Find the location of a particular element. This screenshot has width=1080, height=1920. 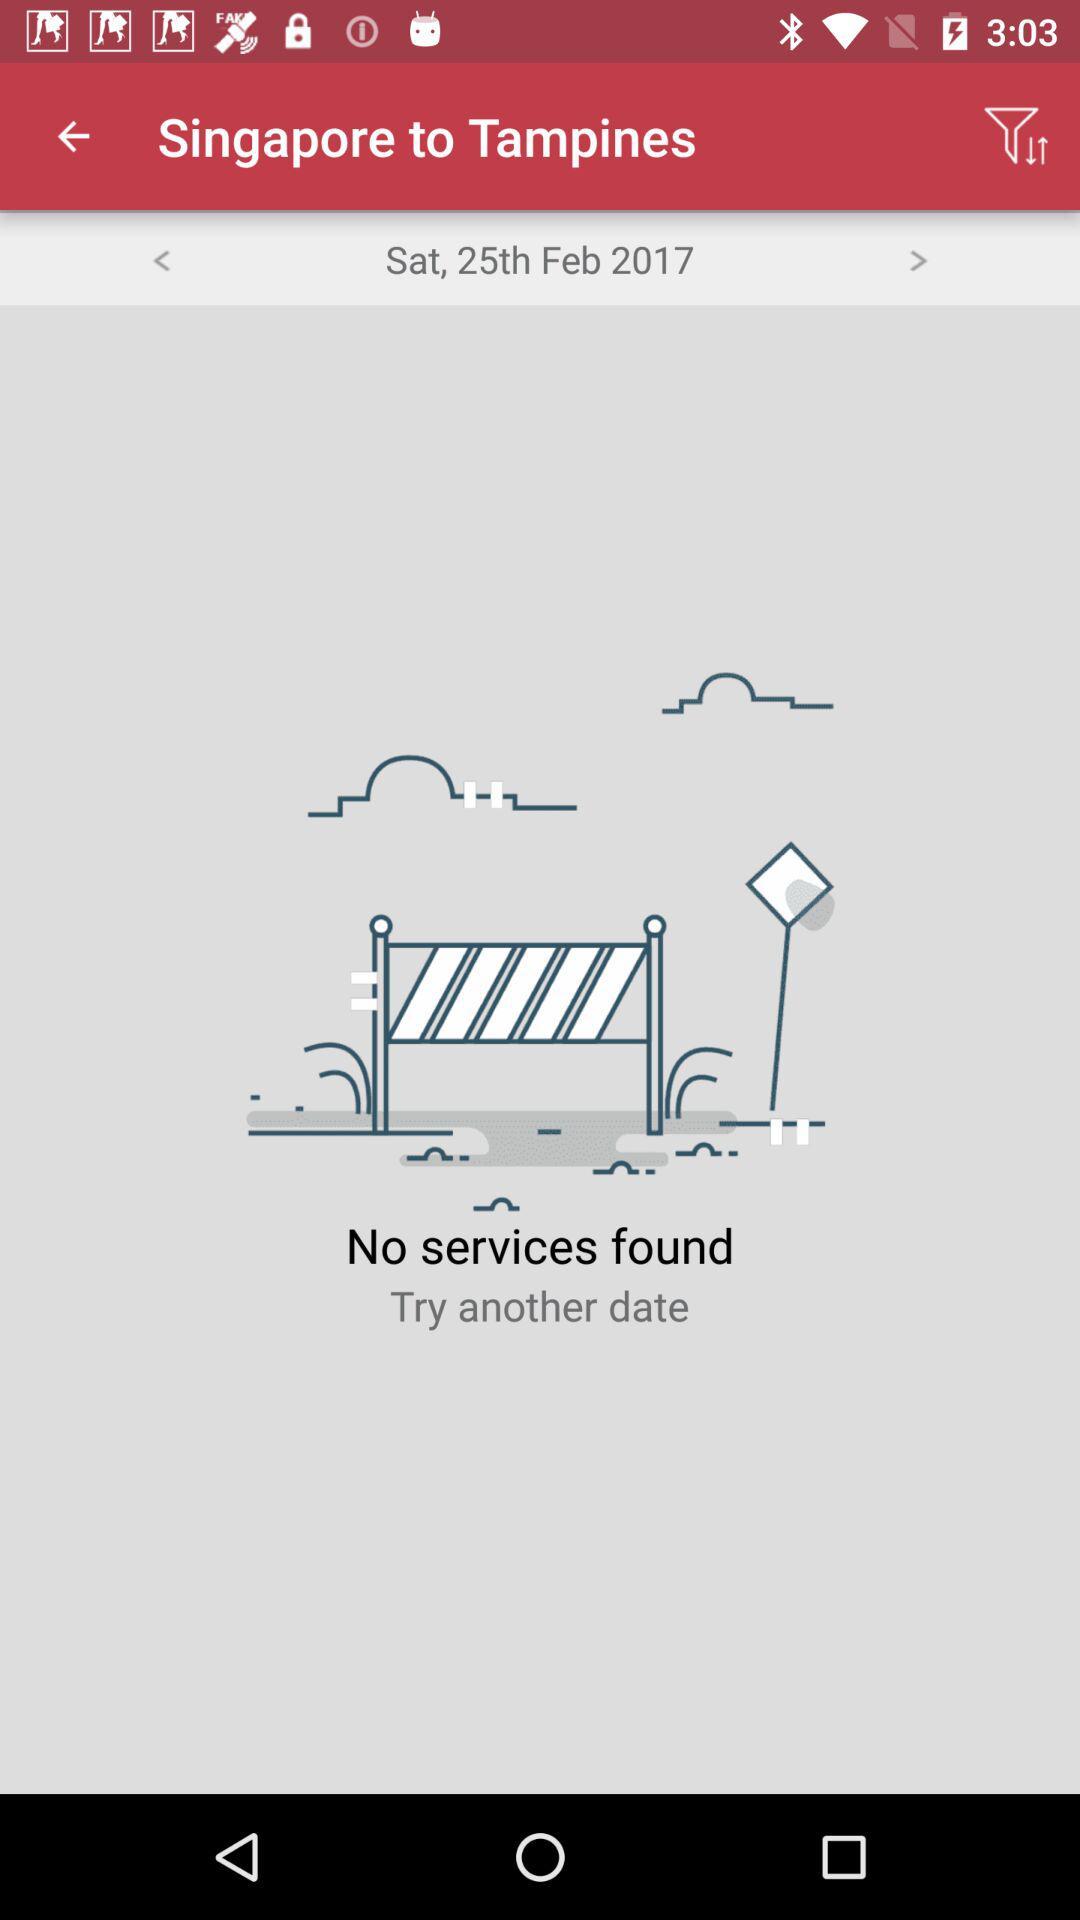

icon to the left of the singapore to tampines app is located at coordinates (72, 135).